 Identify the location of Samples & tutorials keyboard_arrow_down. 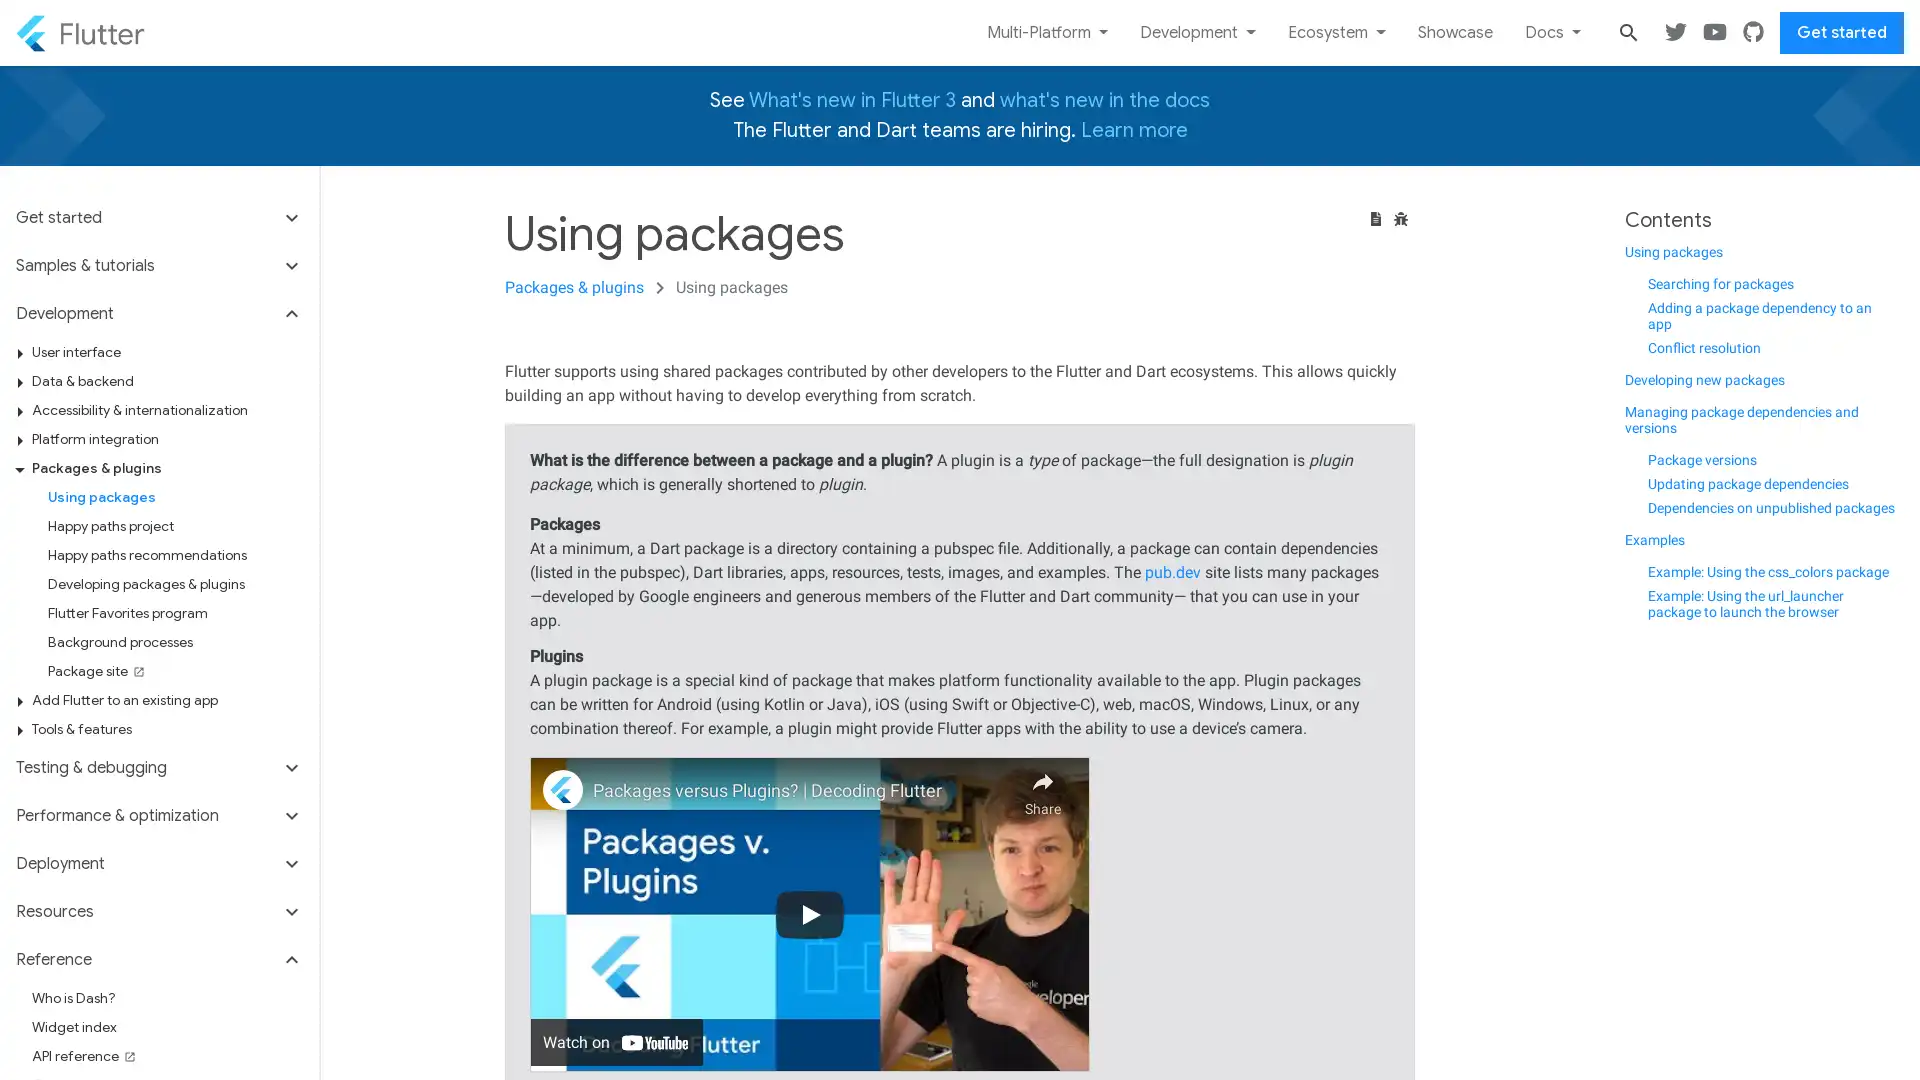
(158, 265).